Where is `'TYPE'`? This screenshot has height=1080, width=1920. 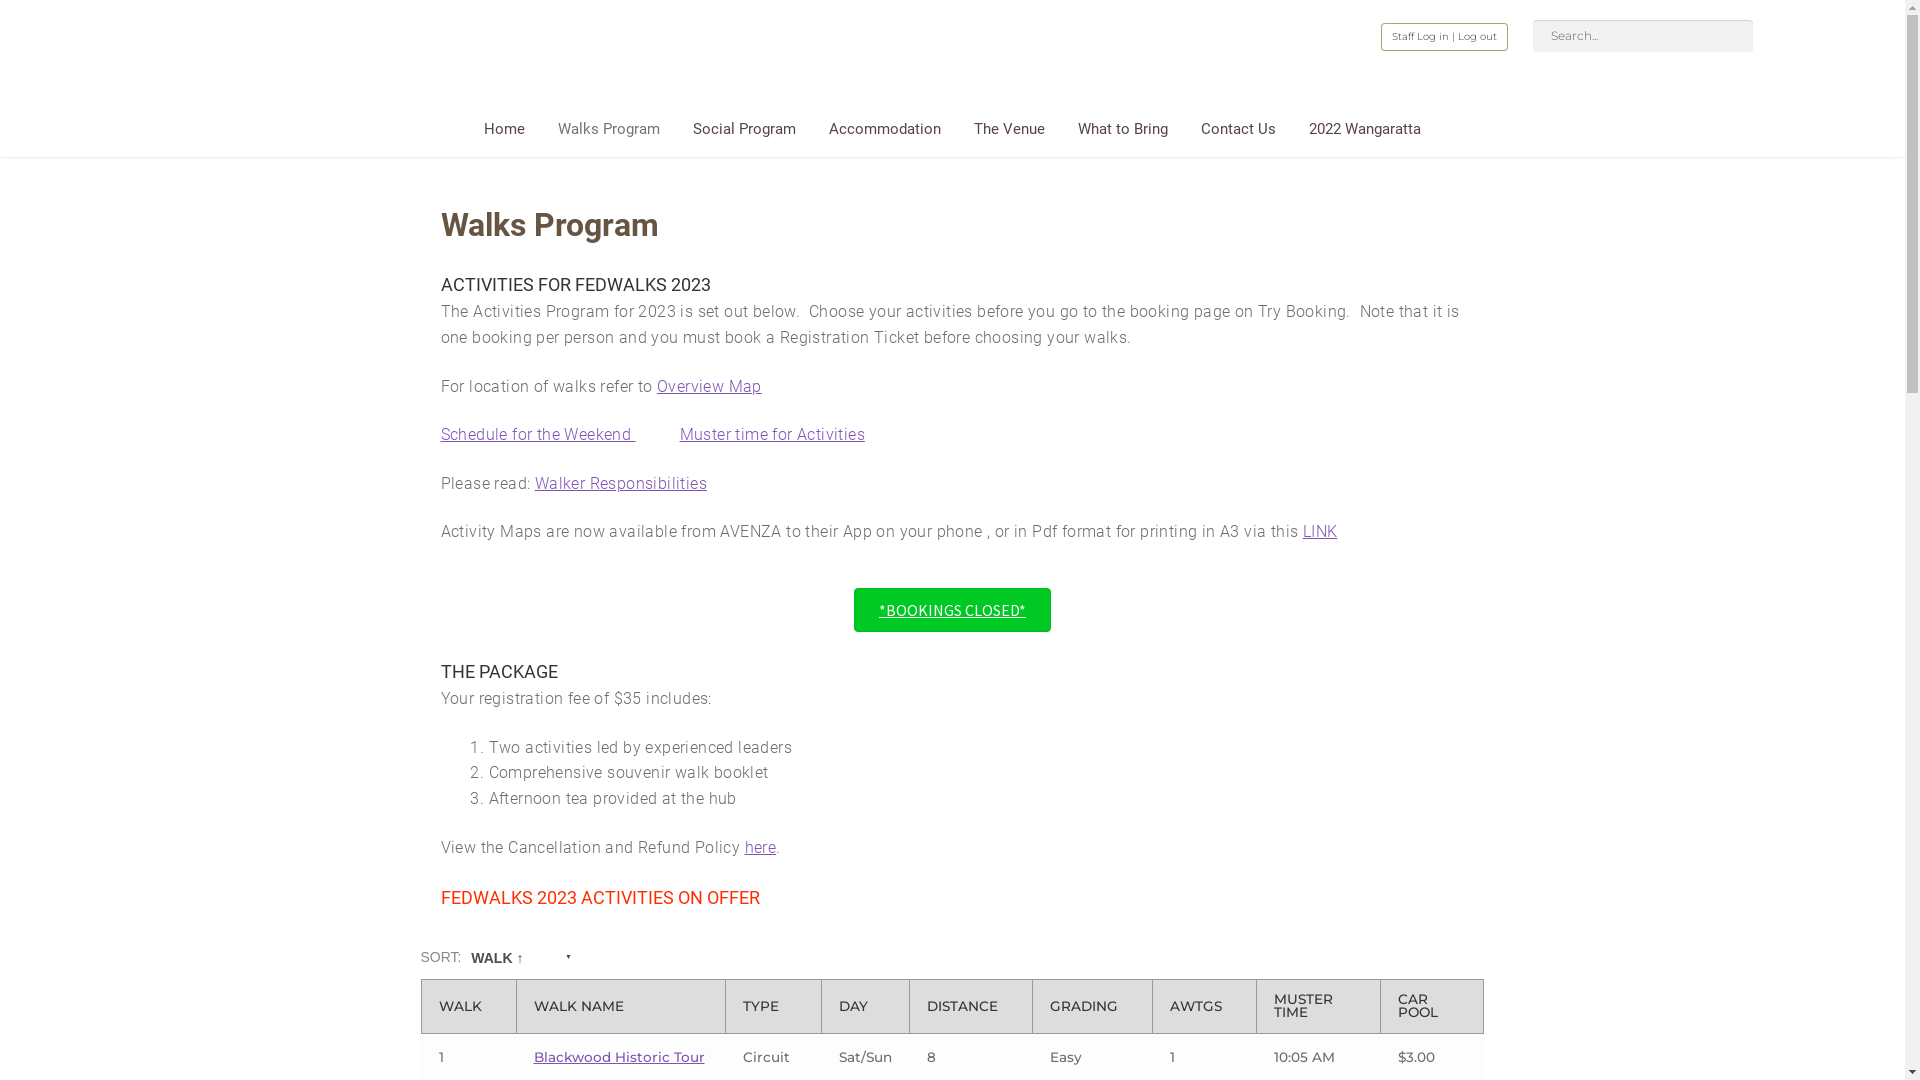 'TYPE' is located at coordinates (772, 1006).